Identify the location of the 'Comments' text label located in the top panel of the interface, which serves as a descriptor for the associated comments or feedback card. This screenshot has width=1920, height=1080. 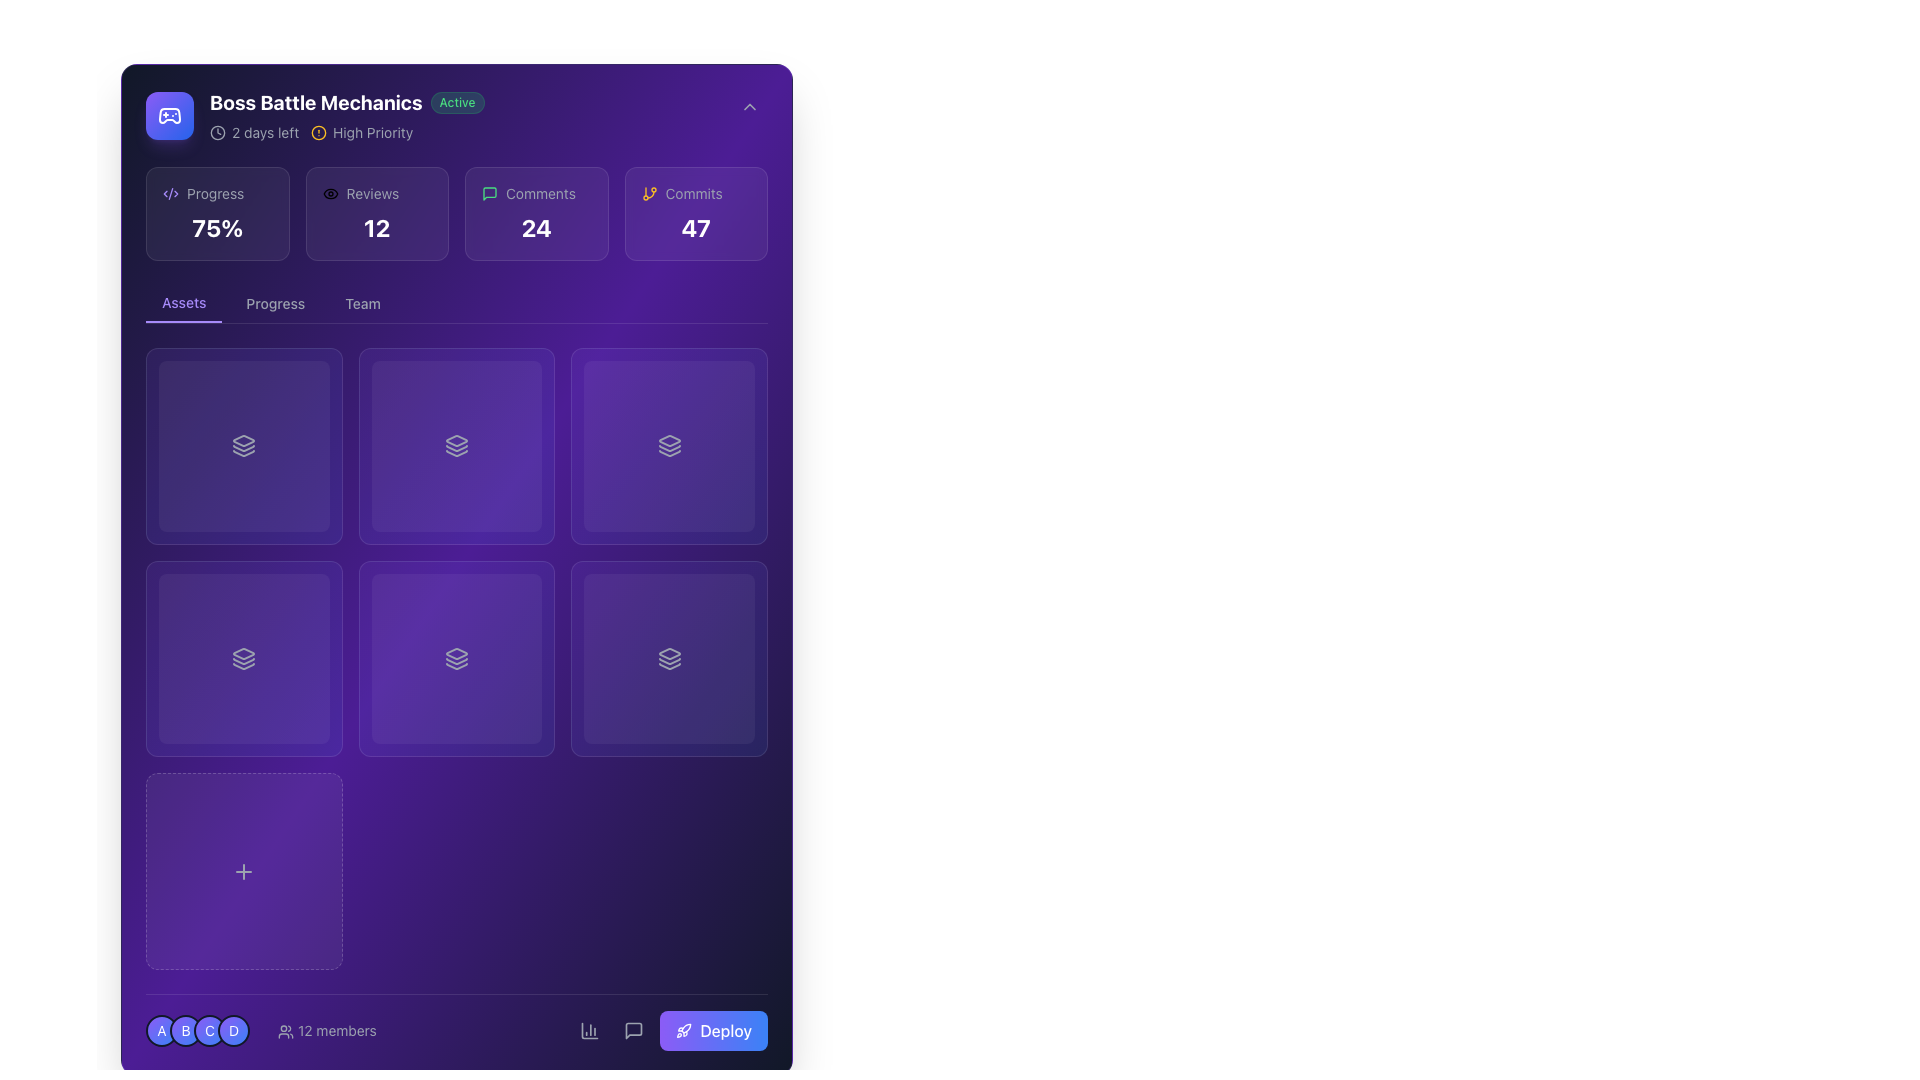
(540, 193).